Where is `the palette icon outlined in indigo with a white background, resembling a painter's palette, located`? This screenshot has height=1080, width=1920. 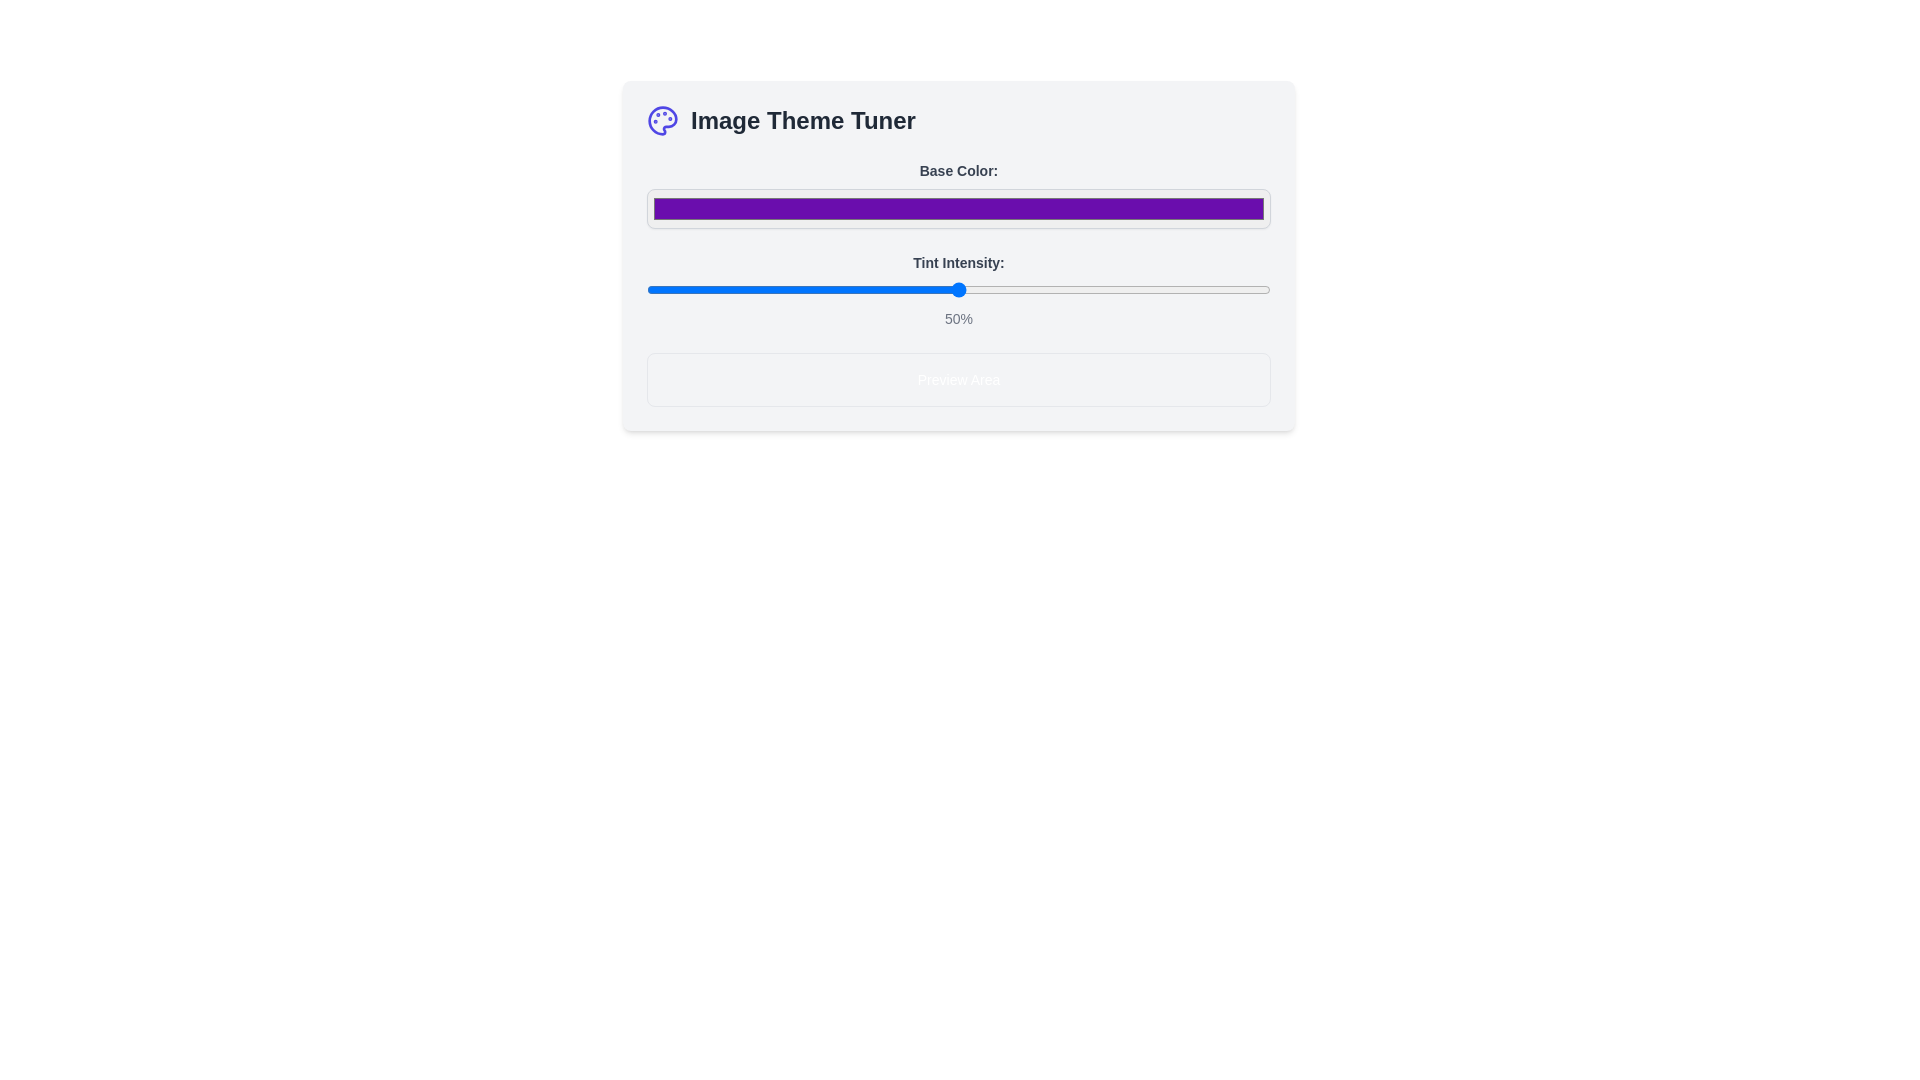
the palette icon outlined in indigo with a white background, resembling a painter's palette, located is located at coordinates (662, 120).